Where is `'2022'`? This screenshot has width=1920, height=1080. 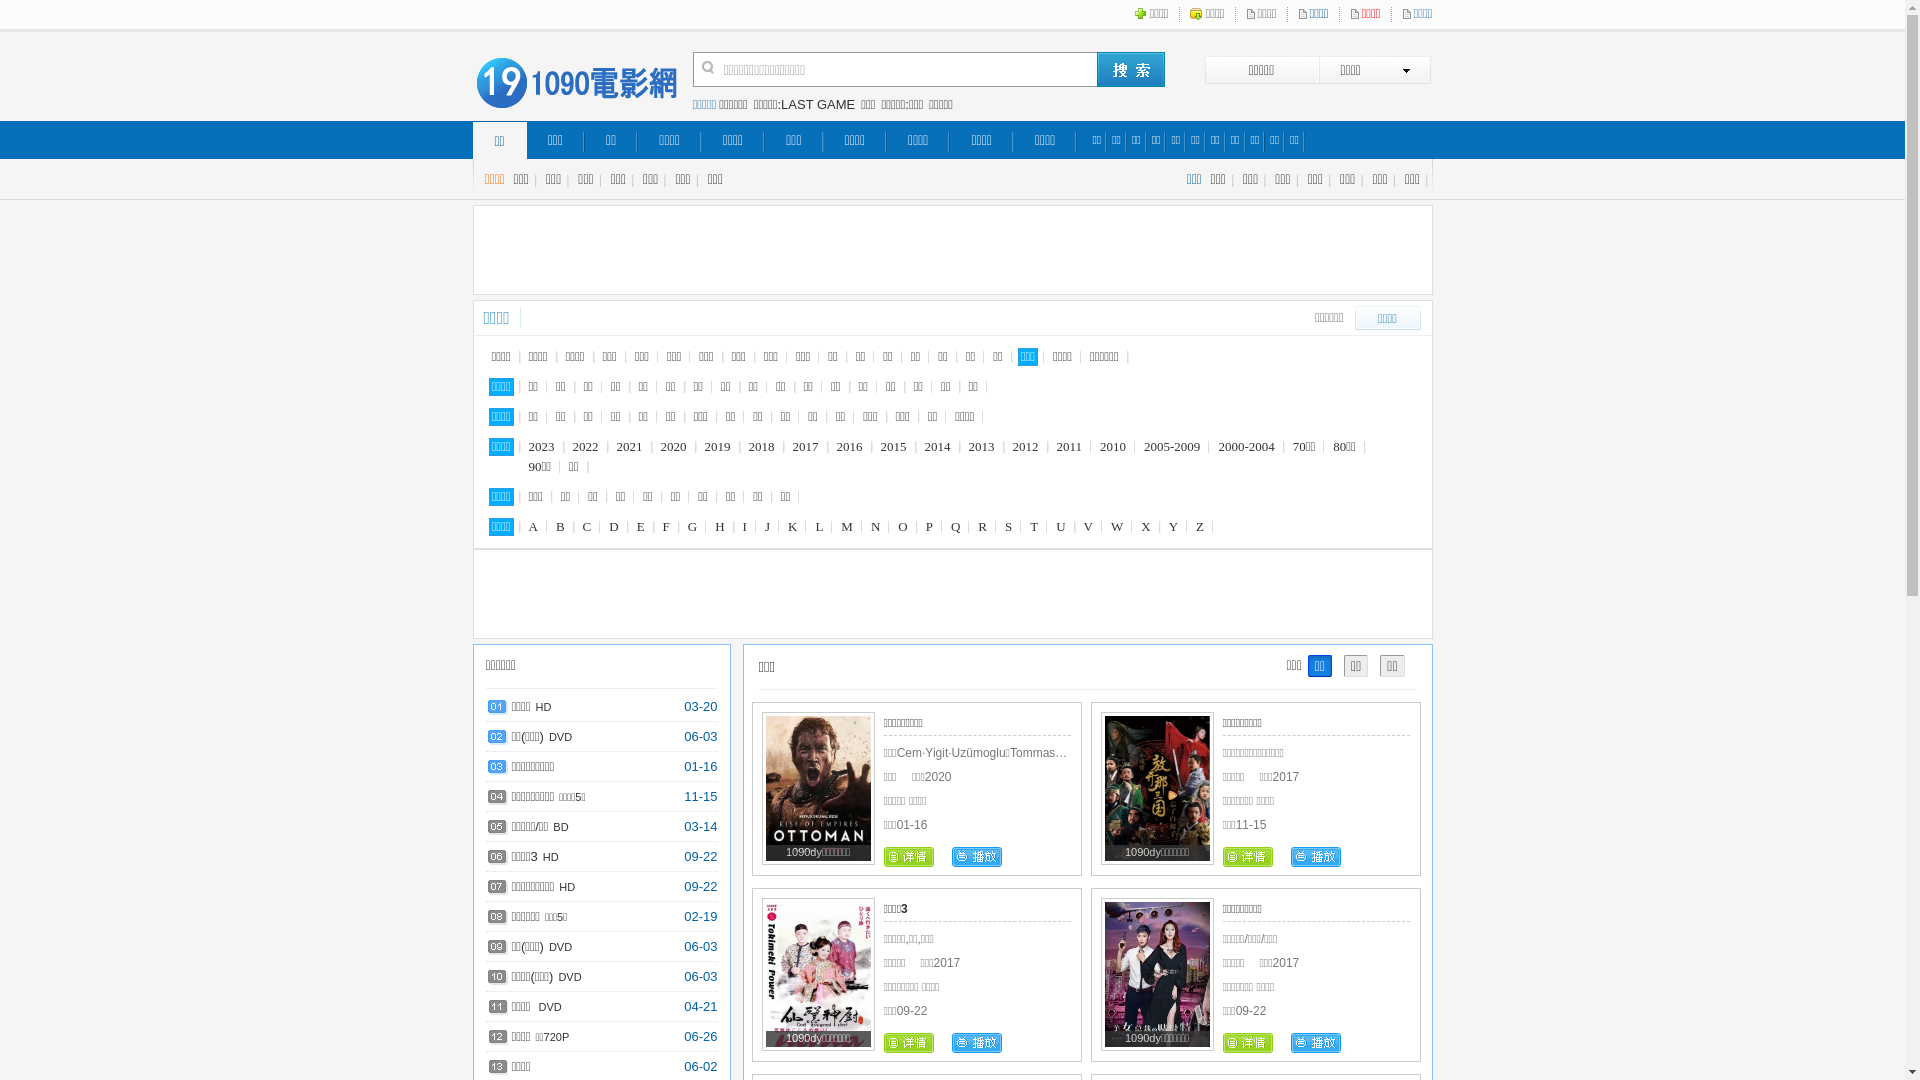 '2022' is located at coordinates (584, 446).